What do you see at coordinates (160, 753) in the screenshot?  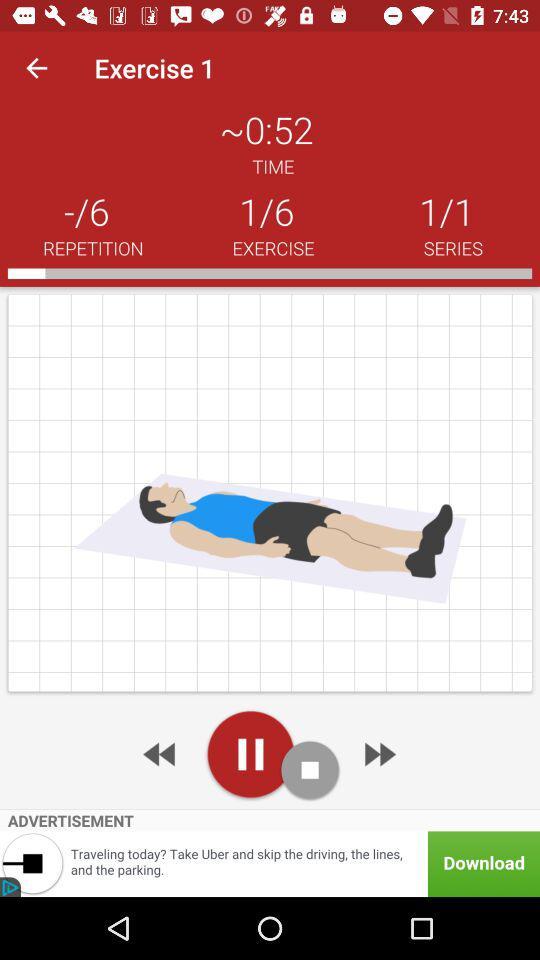 I see `rewind` at bounding box center [160, 753].